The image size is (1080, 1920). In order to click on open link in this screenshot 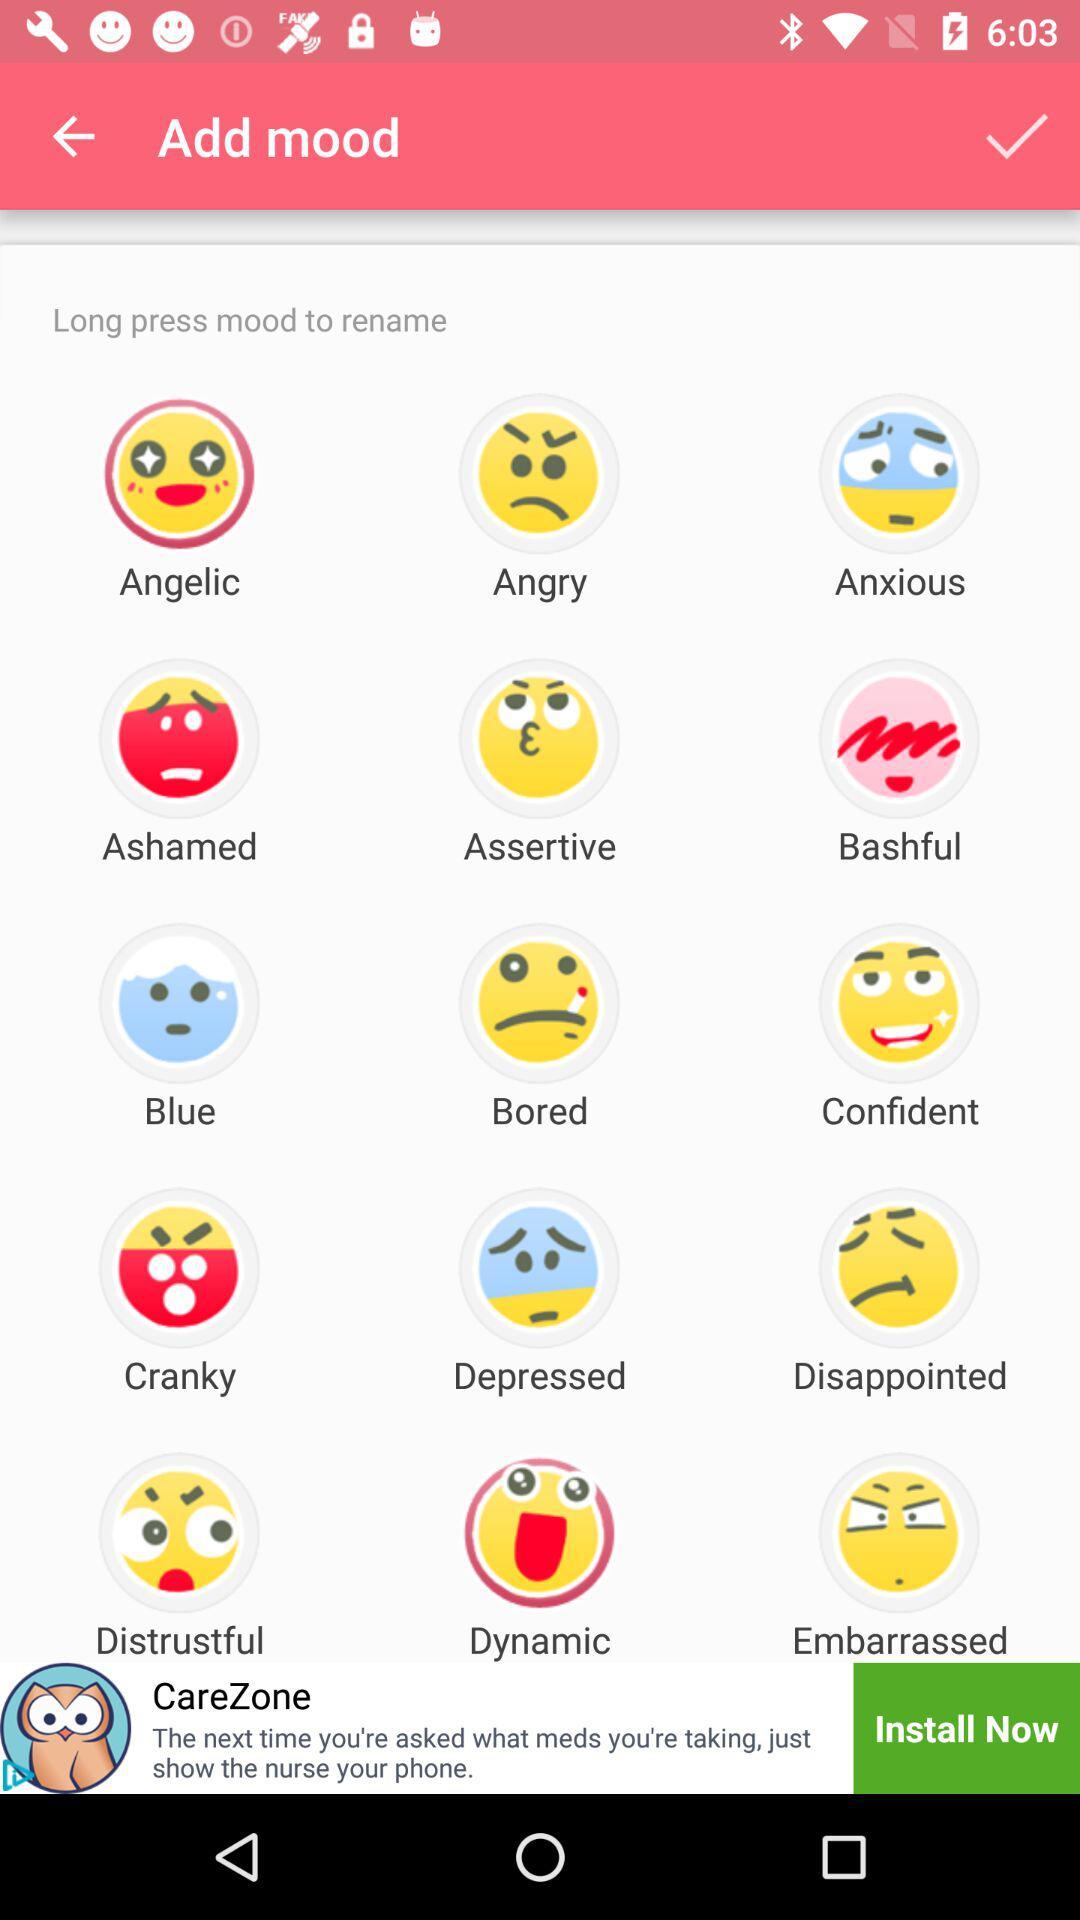, I will do `click(18, 1775)`.